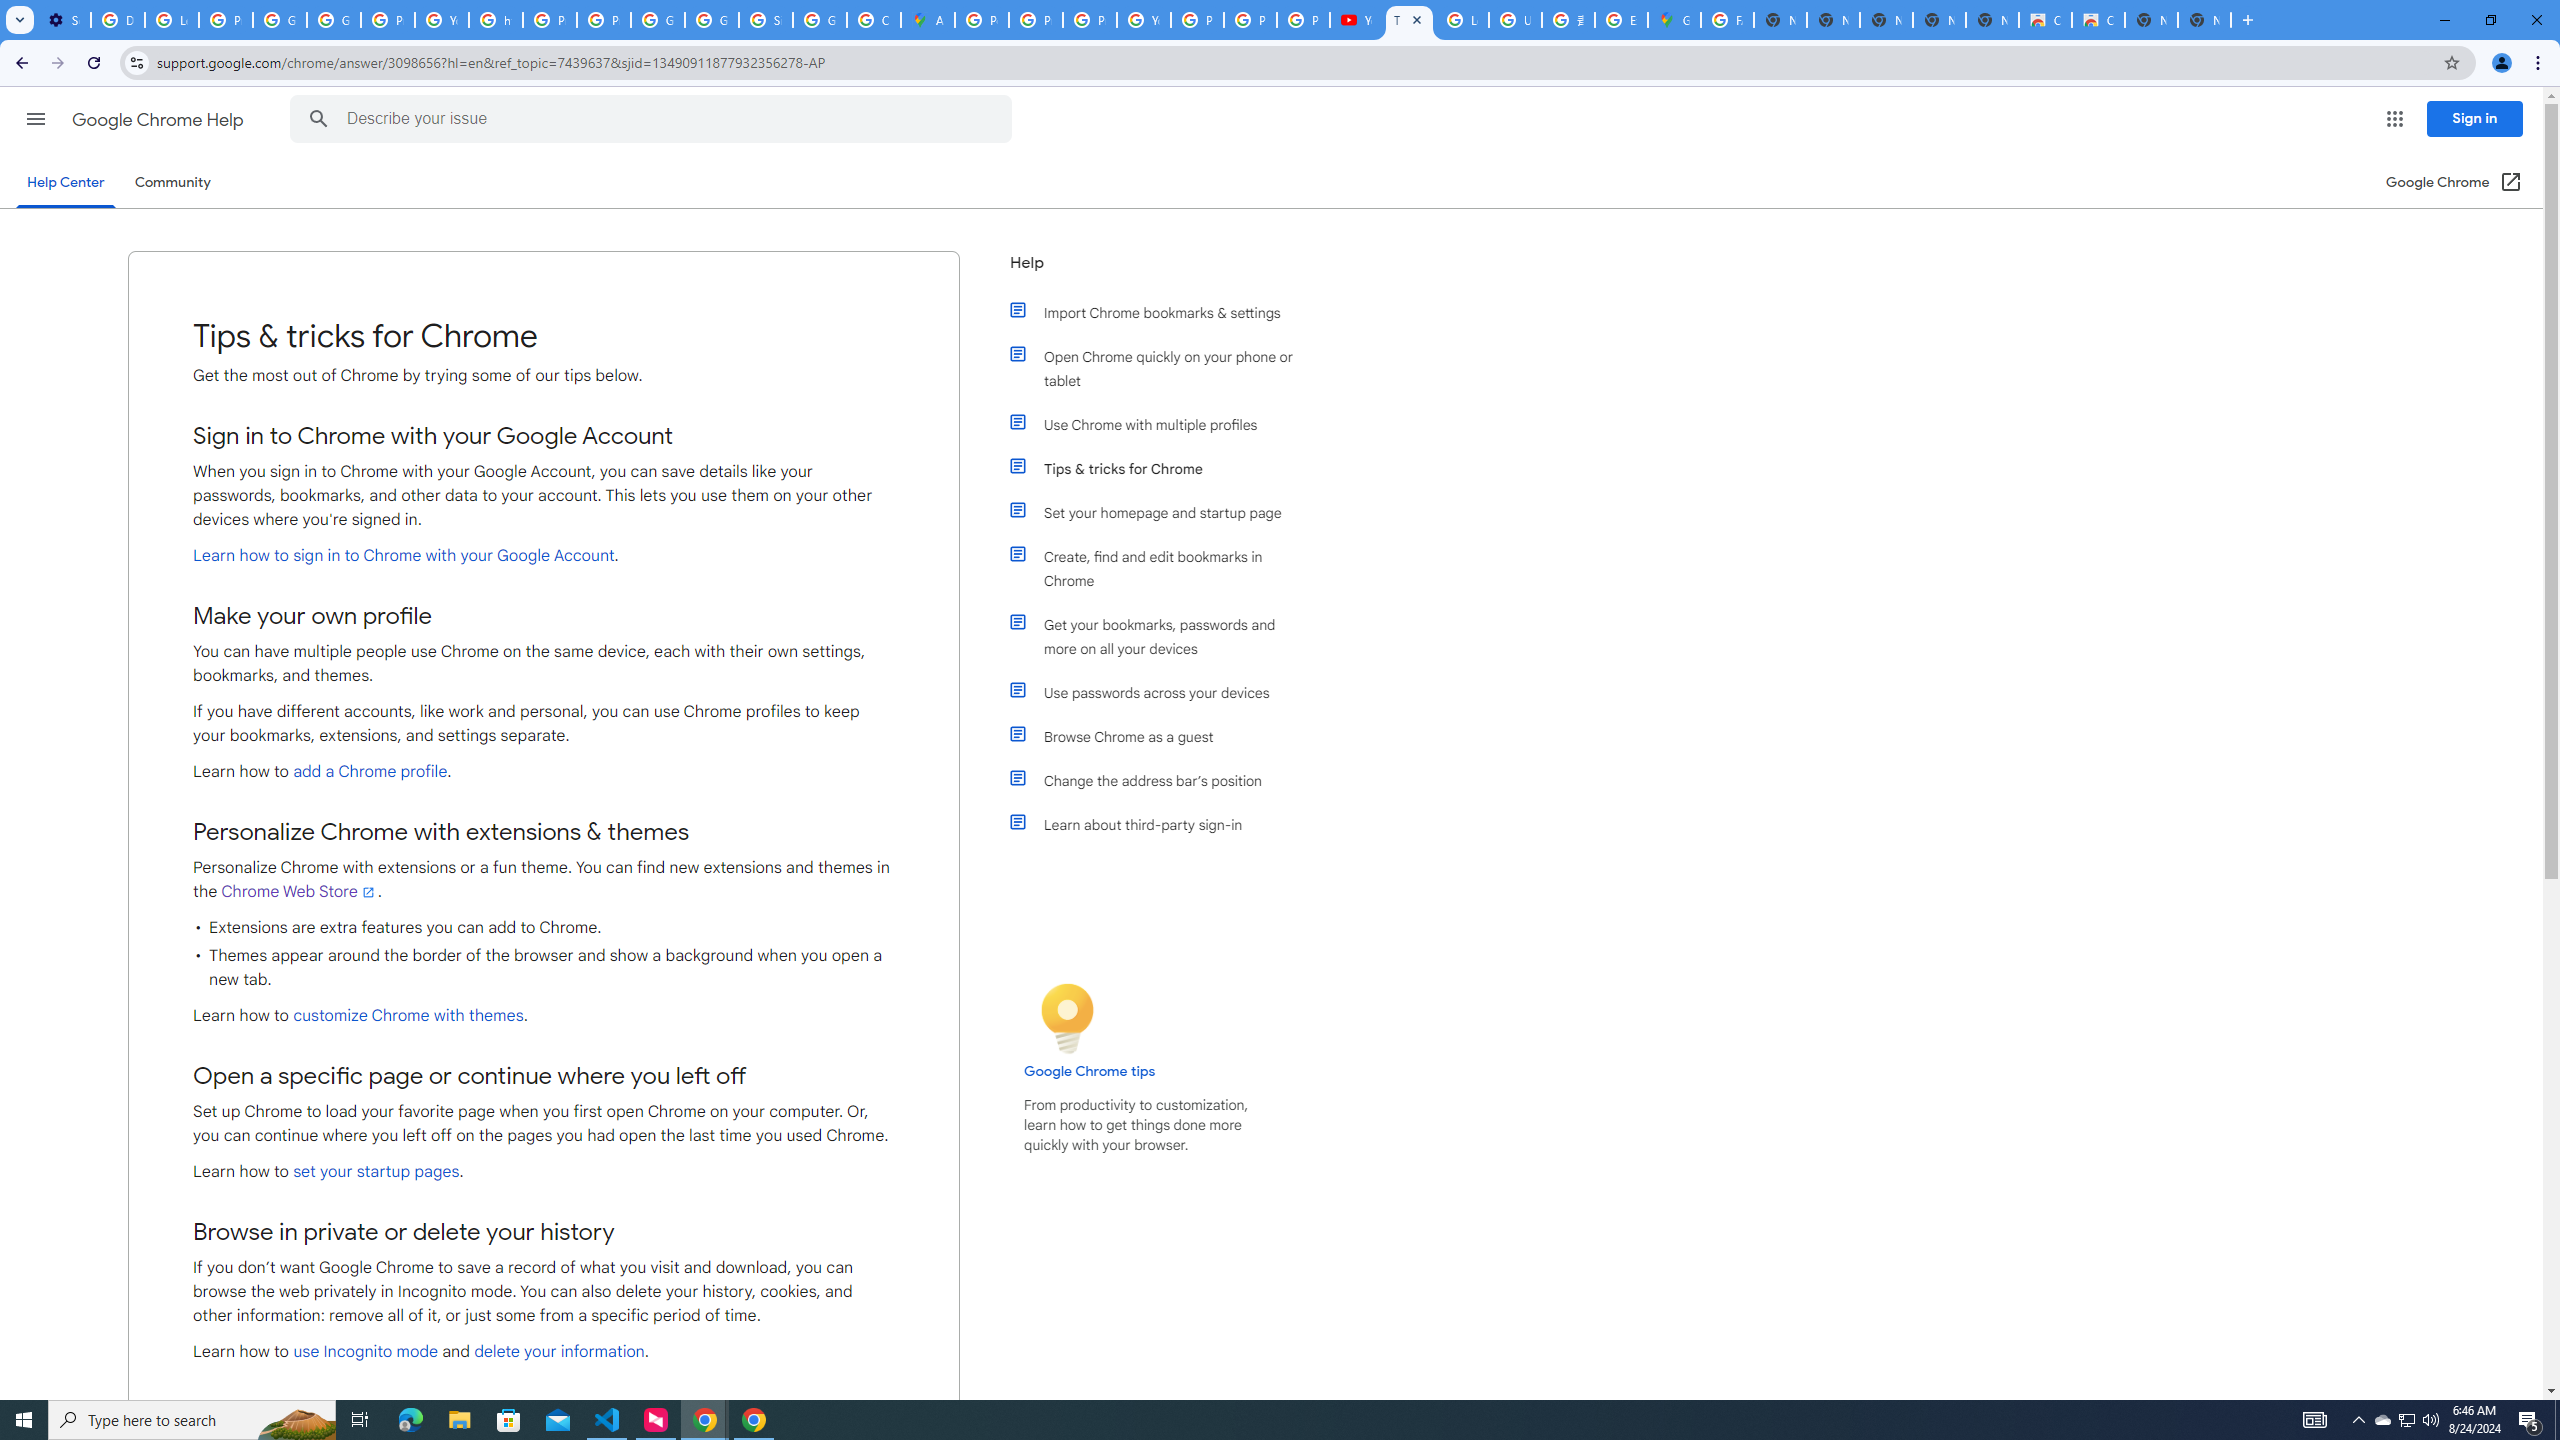 Image resolution: width=2560 pixels, height=1440 pixels. I want to click on 'Search Help Center', so click(317, 118).